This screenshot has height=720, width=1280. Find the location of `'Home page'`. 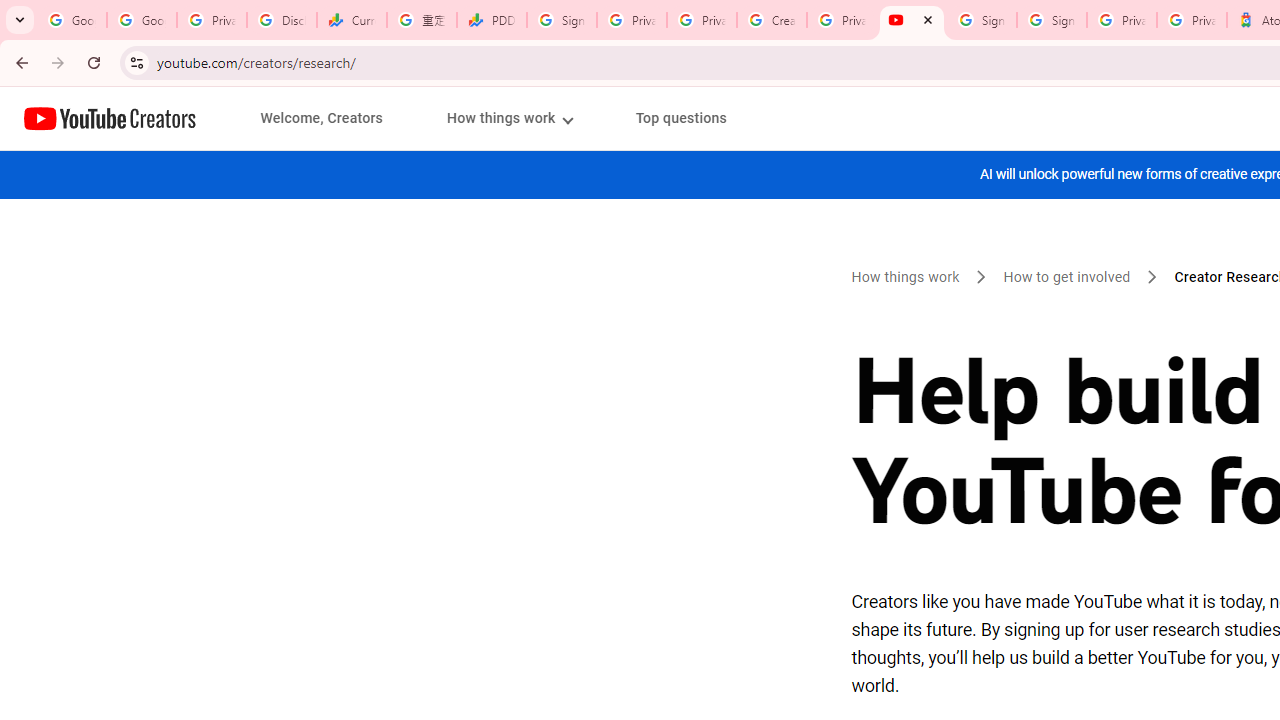

'Home page' is located at coordinates (109, 118).